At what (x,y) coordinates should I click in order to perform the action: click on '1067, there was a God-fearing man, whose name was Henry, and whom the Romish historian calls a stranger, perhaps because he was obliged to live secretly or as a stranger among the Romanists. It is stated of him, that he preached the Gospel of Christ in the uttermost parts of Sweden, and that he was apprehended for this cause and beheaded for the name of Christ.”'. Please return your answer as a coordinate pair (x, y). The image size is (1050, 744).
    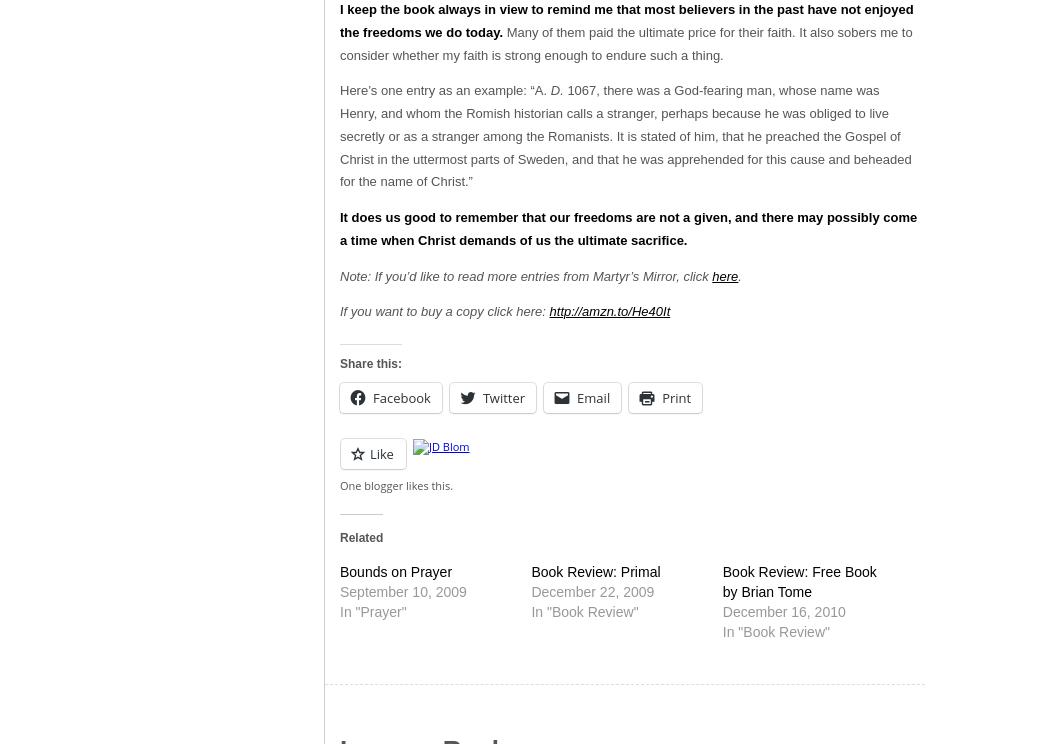
    Looking at the image, I should click on (625, 136).